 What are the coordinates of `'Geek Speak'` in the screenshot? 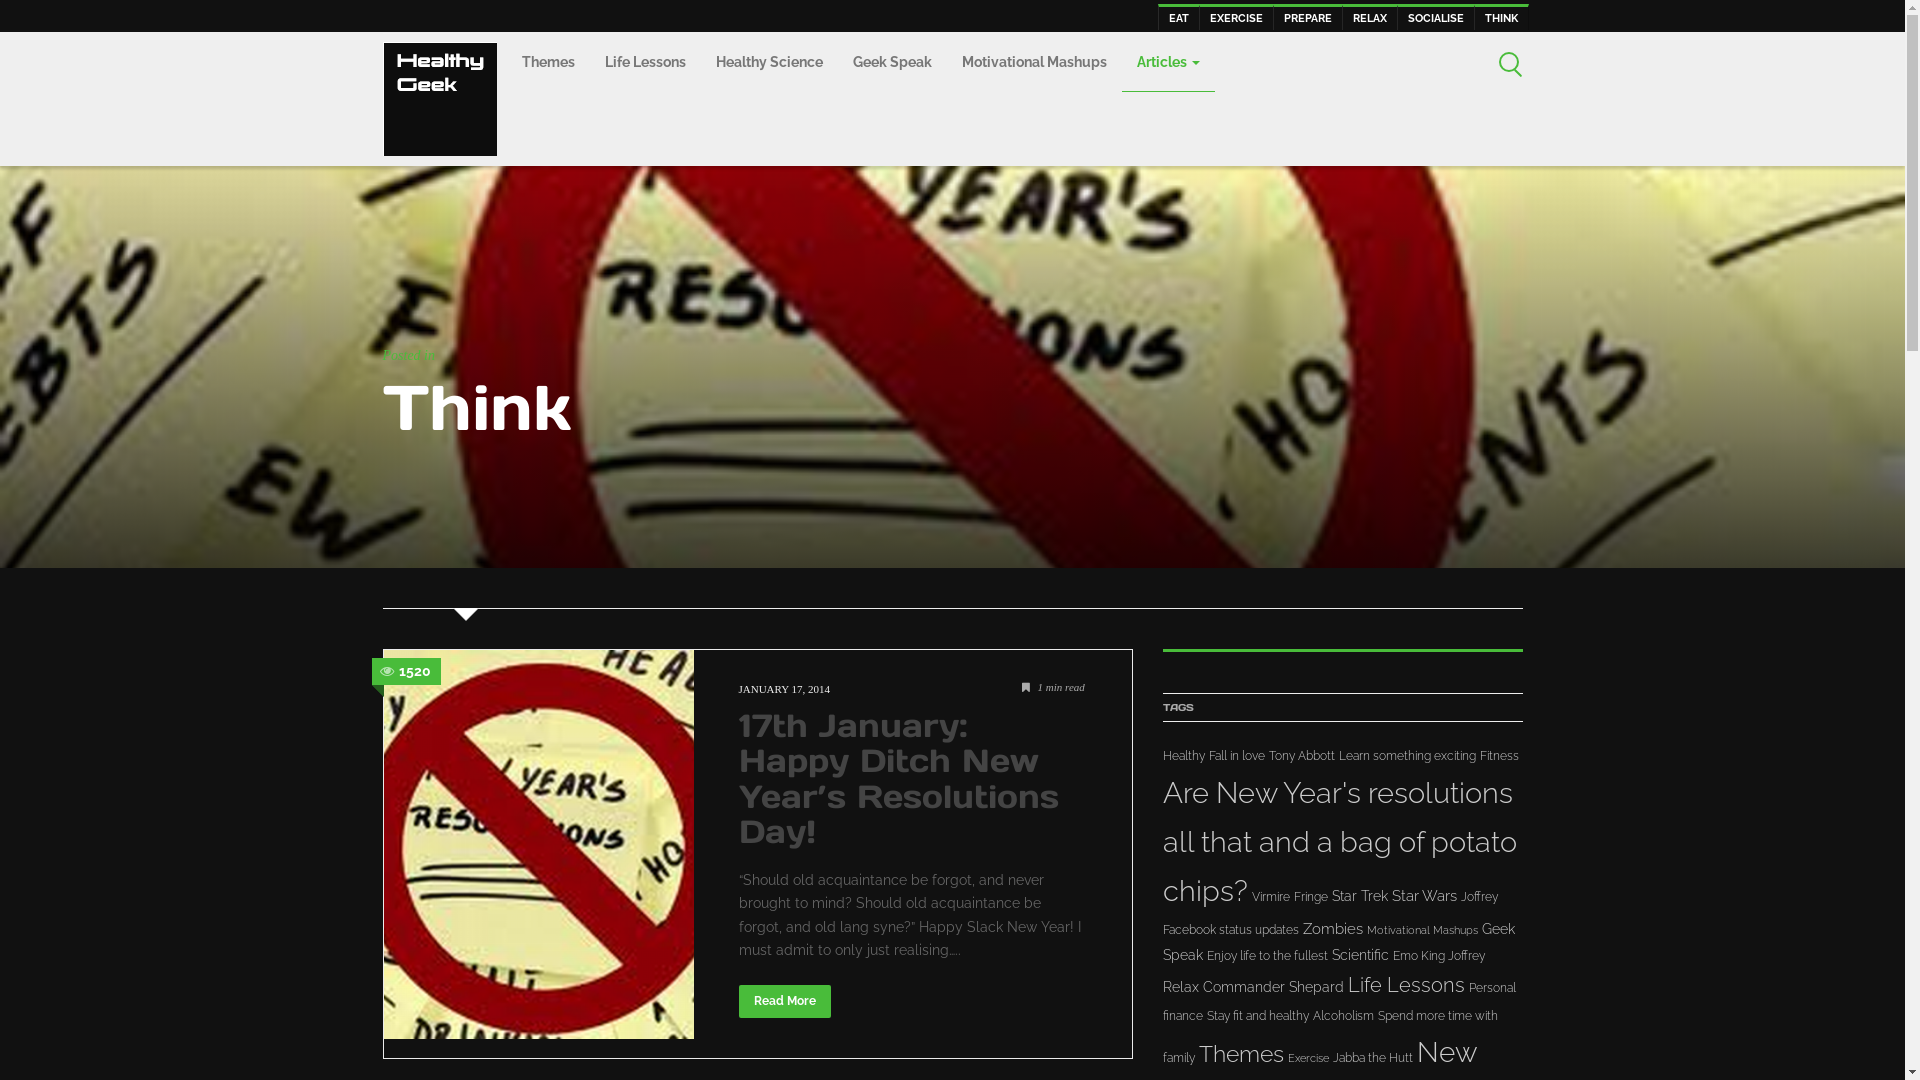 It's located at (891, 62).